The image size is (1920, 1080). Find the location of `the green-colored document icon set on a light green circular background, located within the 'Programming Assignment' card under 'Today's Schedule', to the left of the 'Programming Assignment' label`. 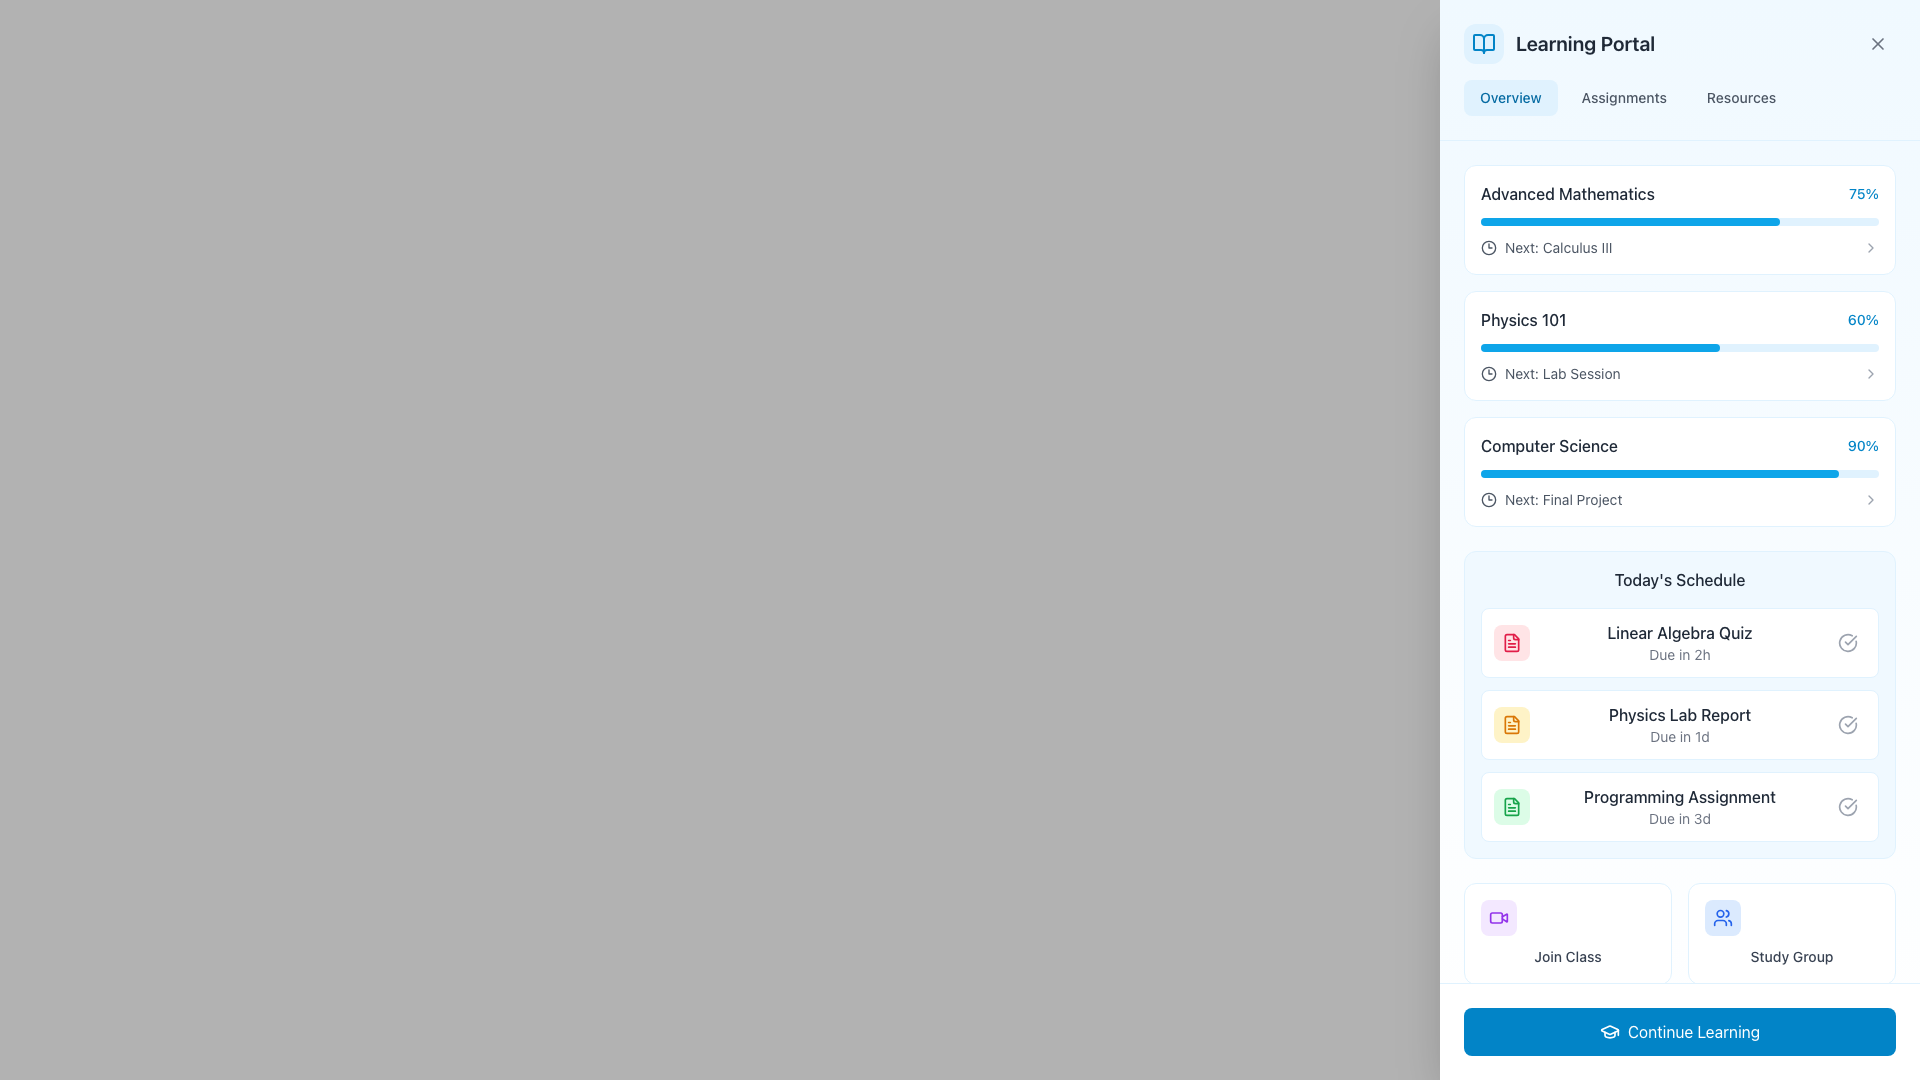

the green-colored document icon set on a light green circular background, located within the 'Programming Assignment' card under 'Today's Schedule', to the left of the 'Programming Assignment' label is located at coordinates (1512, 805).